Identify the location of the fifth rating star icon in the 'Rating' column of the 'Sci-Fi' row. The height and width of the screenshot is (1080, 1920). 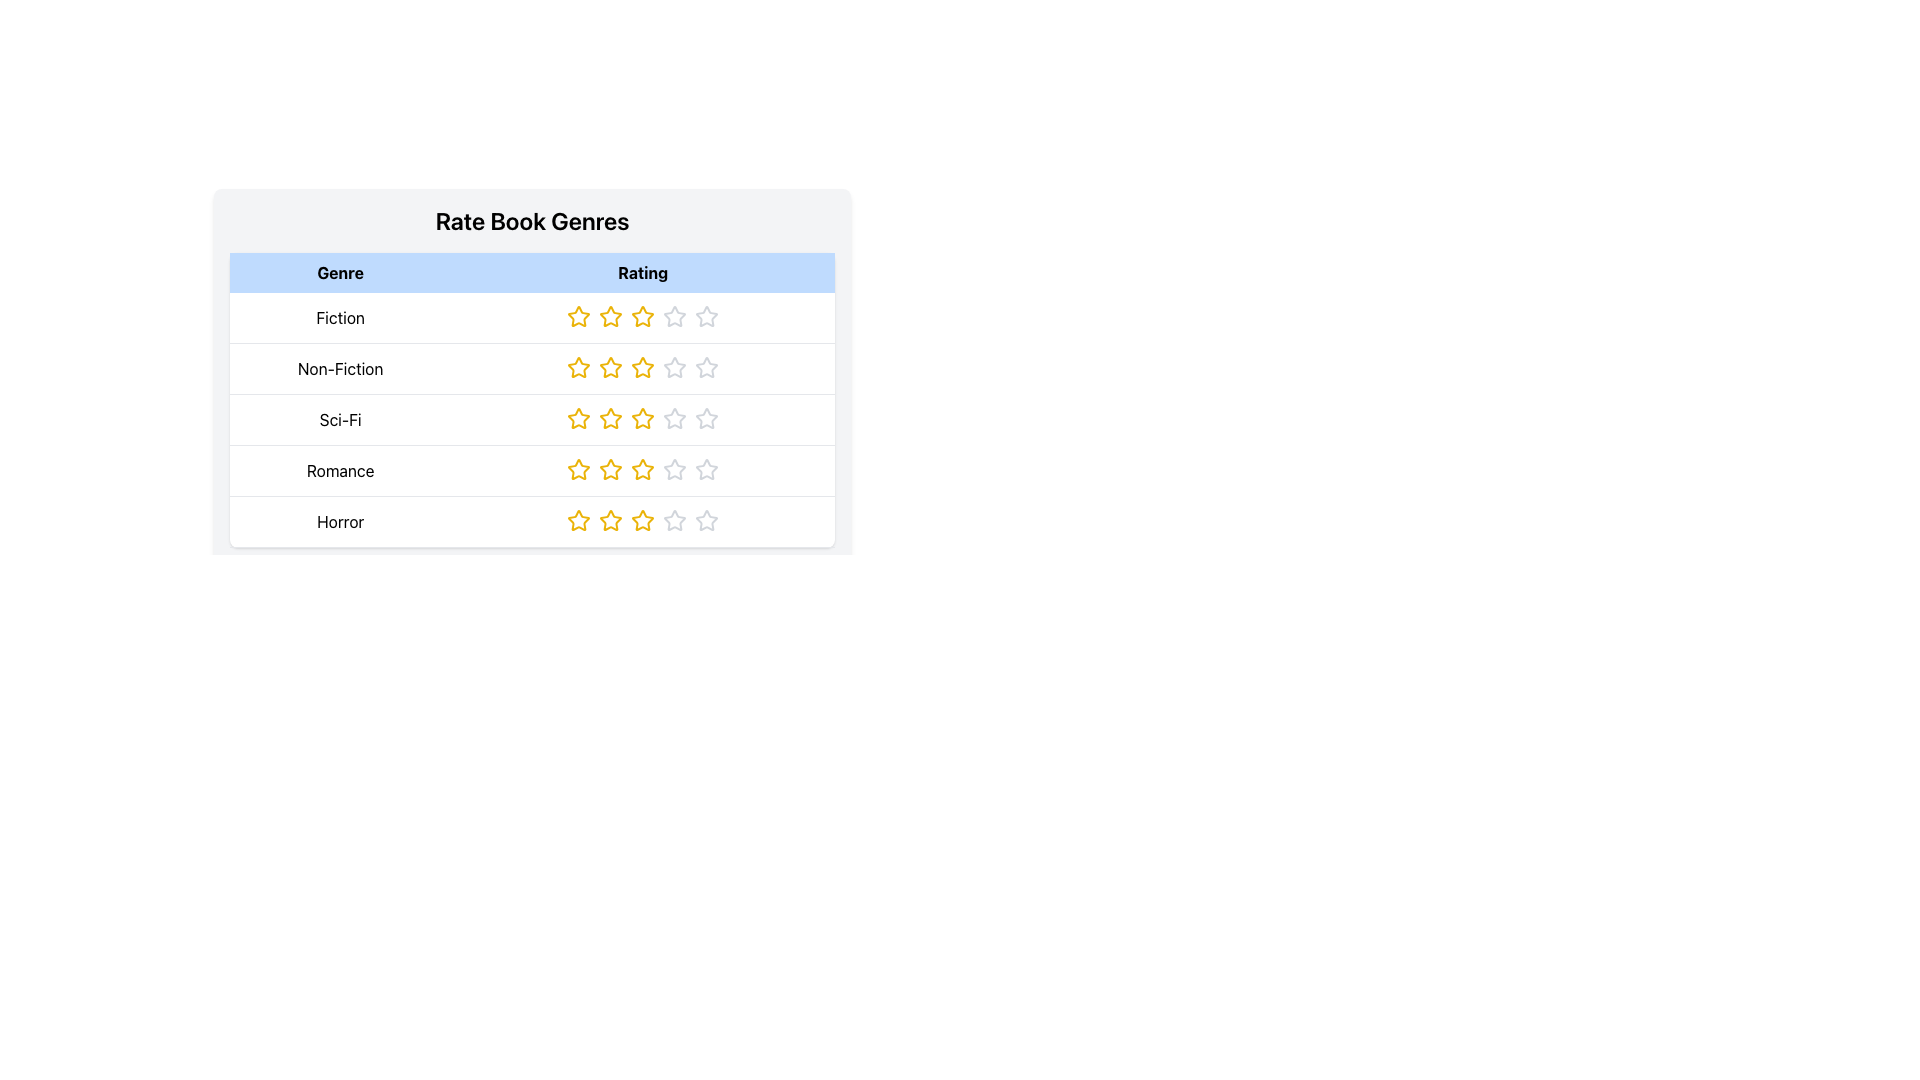
(707, 418).